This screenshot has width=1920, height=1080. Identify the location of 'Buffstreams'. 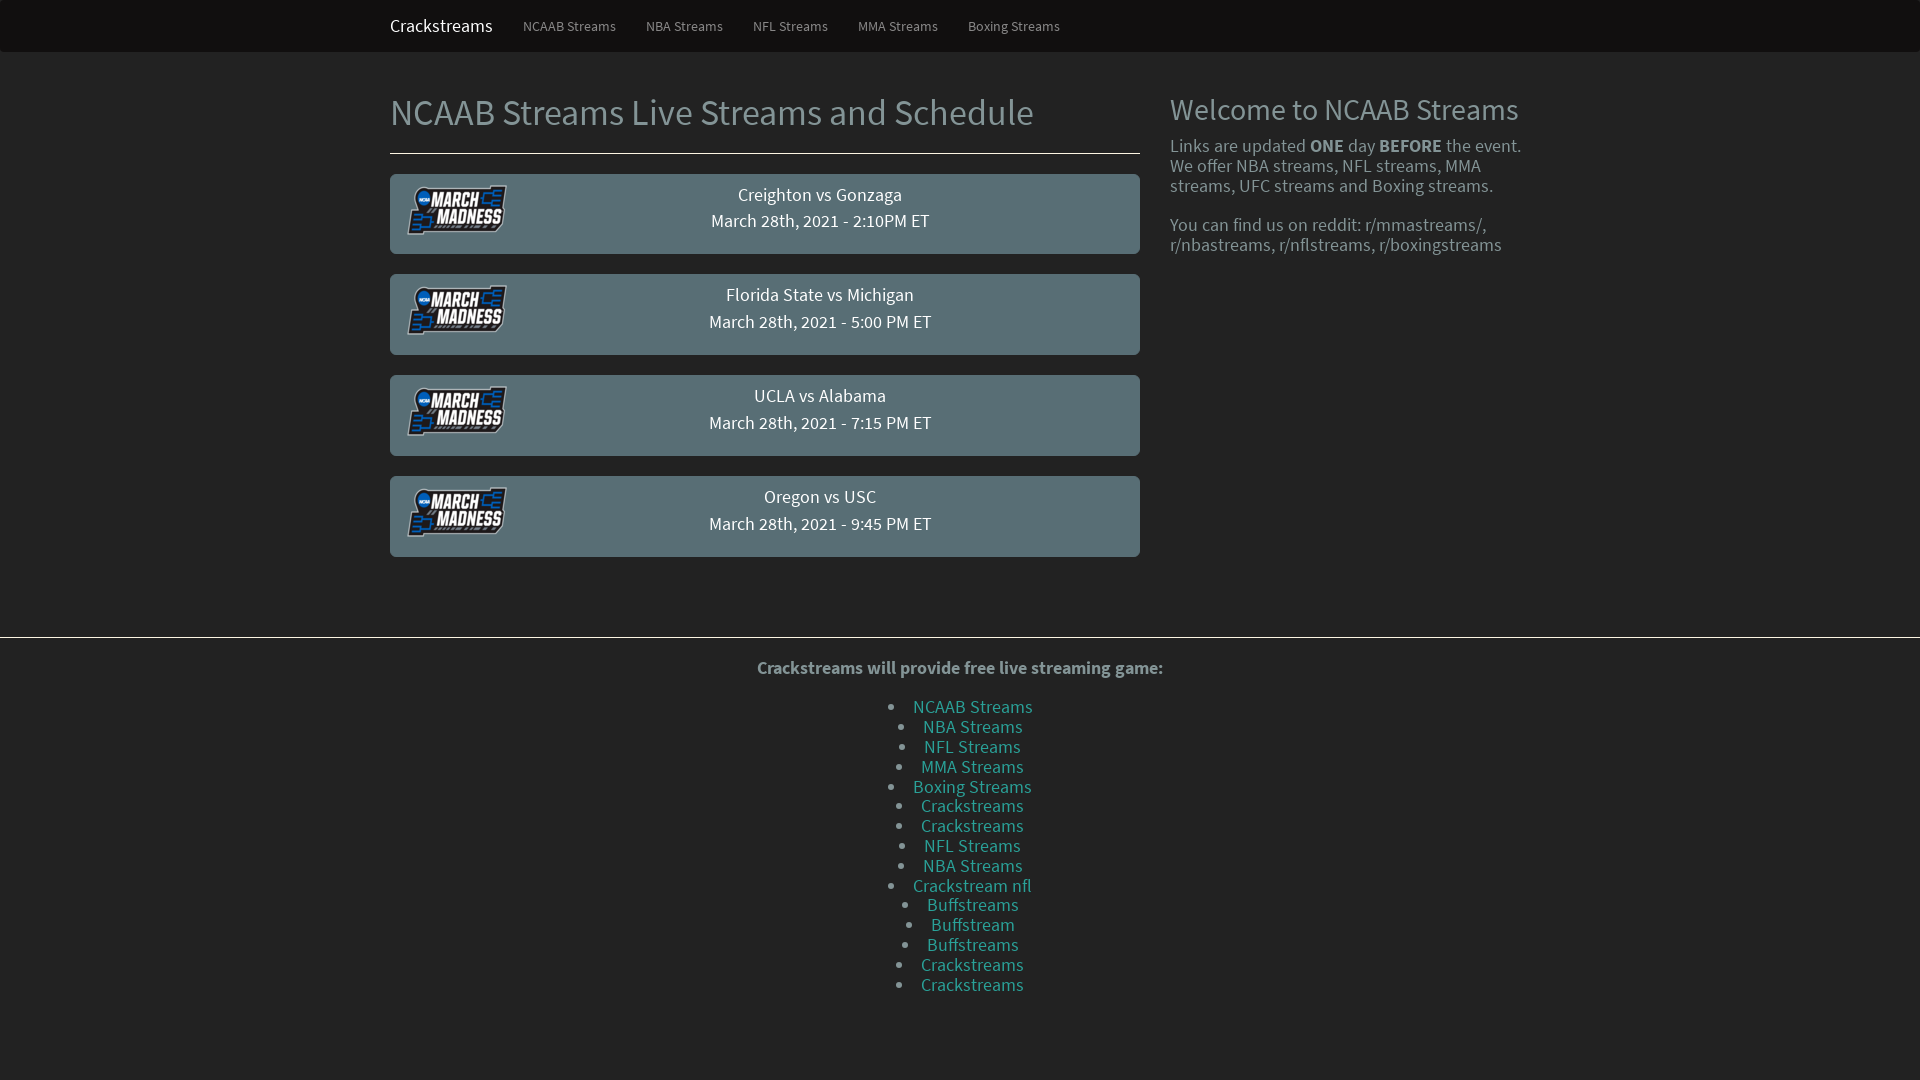
(971, 944).